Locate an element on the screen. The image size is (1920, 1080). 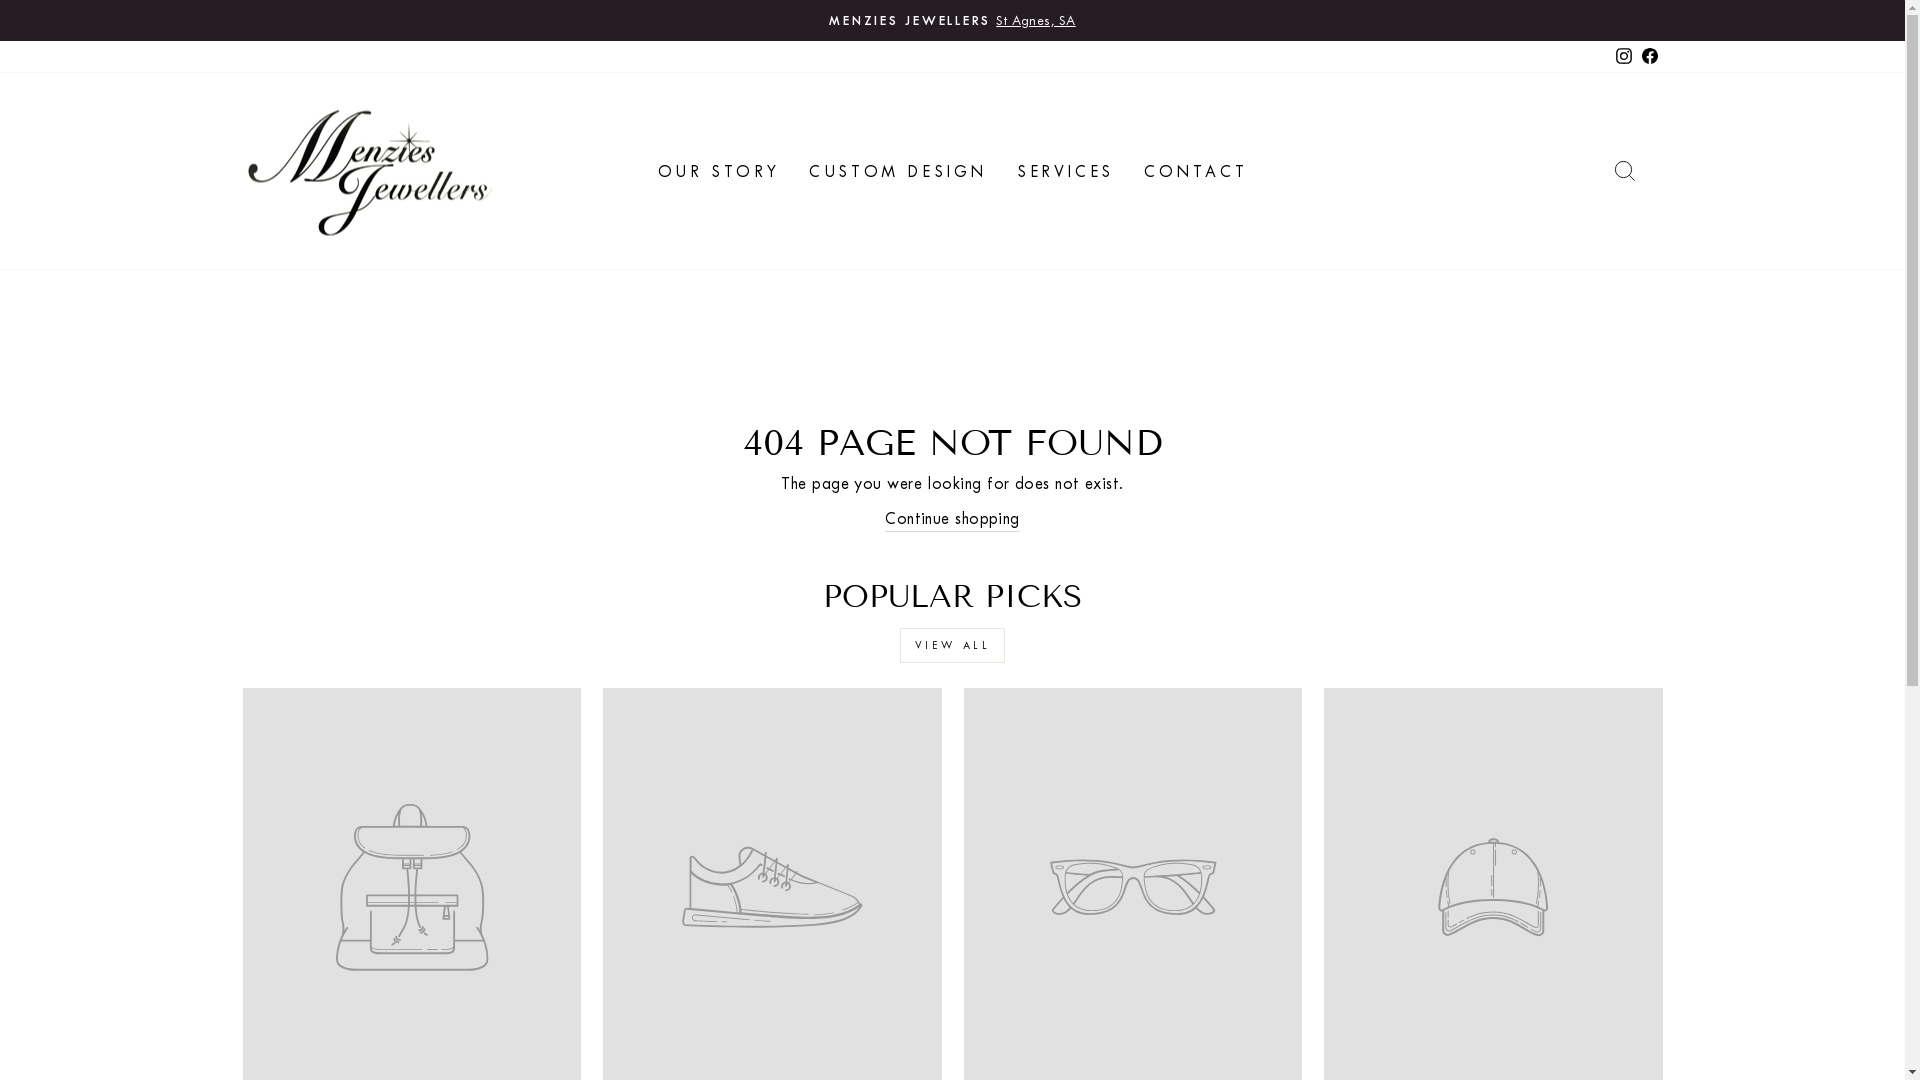
'OUR STORY' is located at coordinates (643, 169).